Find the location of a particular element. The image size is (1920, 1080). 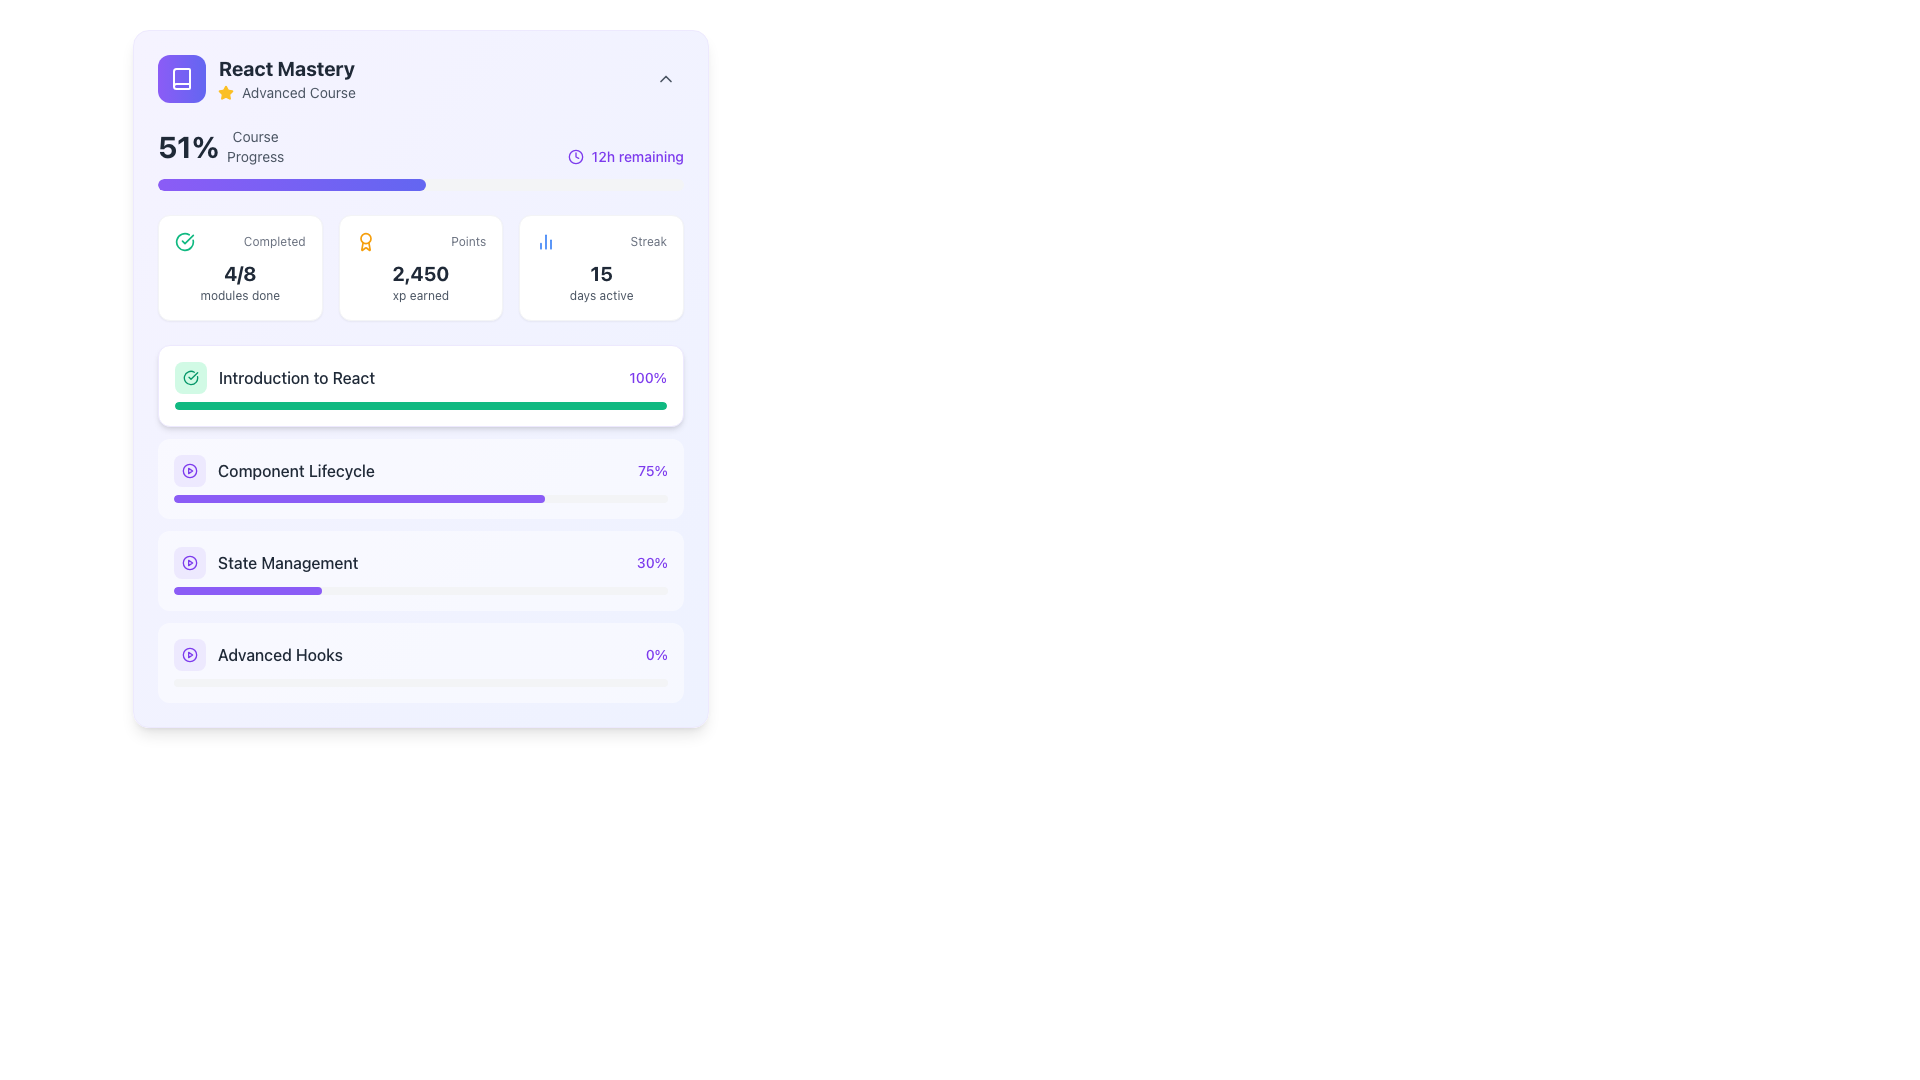

the progress ratio text label that displays the completed versus total modules of the course, located centrally below the 'Completed' text and above the 'modules done' text is located at coordinates (240, 273).